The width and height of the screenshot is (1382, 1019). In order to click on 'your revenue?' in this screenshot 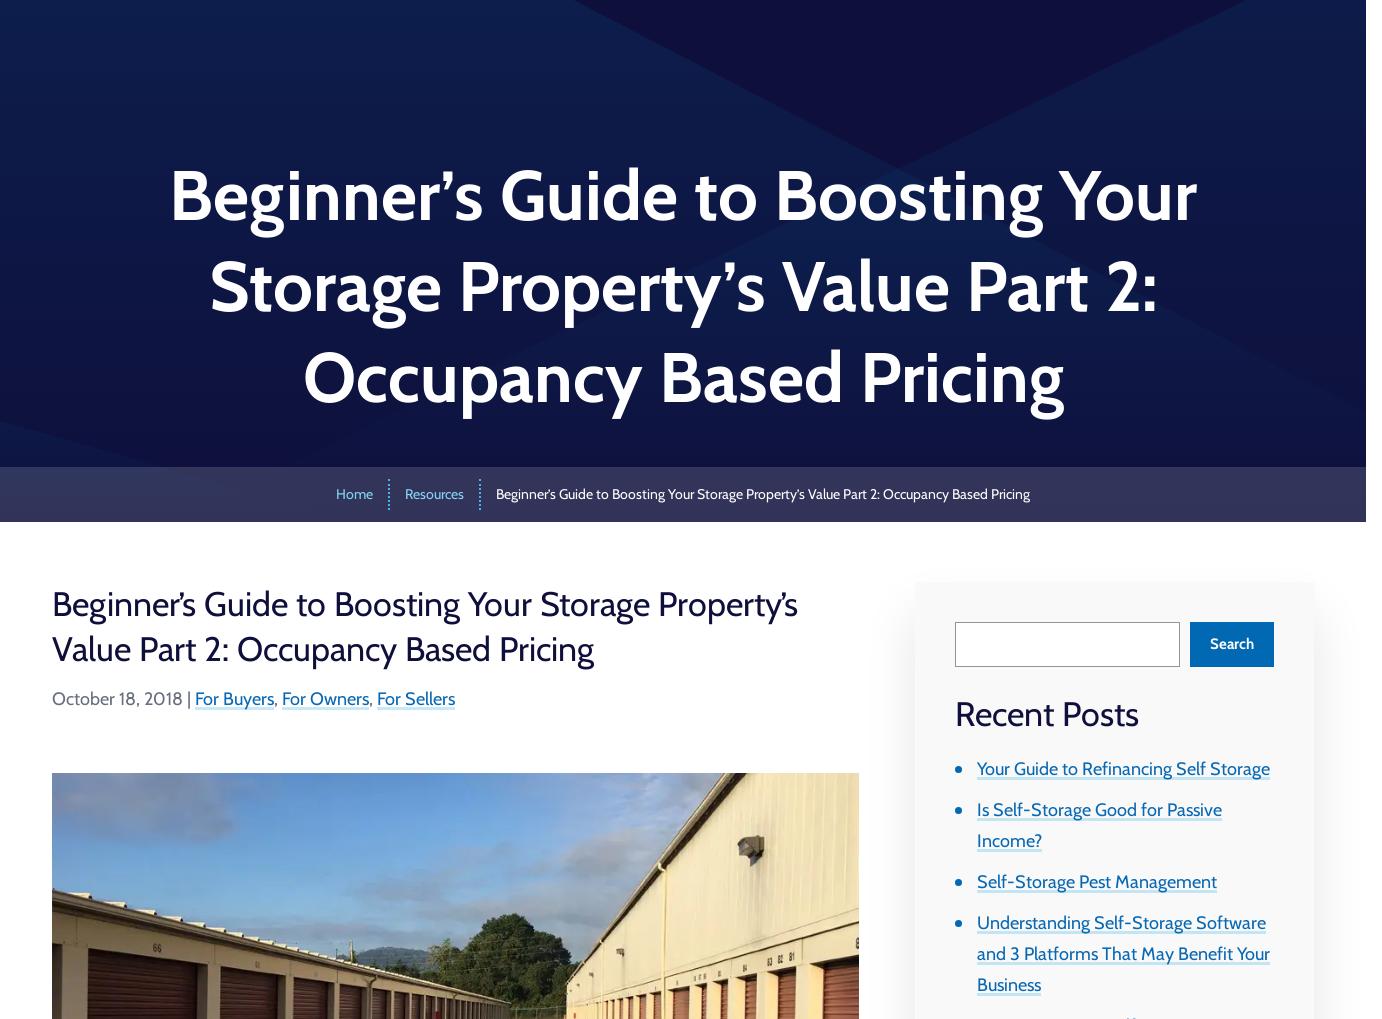, I will do `click(287, 512)`.